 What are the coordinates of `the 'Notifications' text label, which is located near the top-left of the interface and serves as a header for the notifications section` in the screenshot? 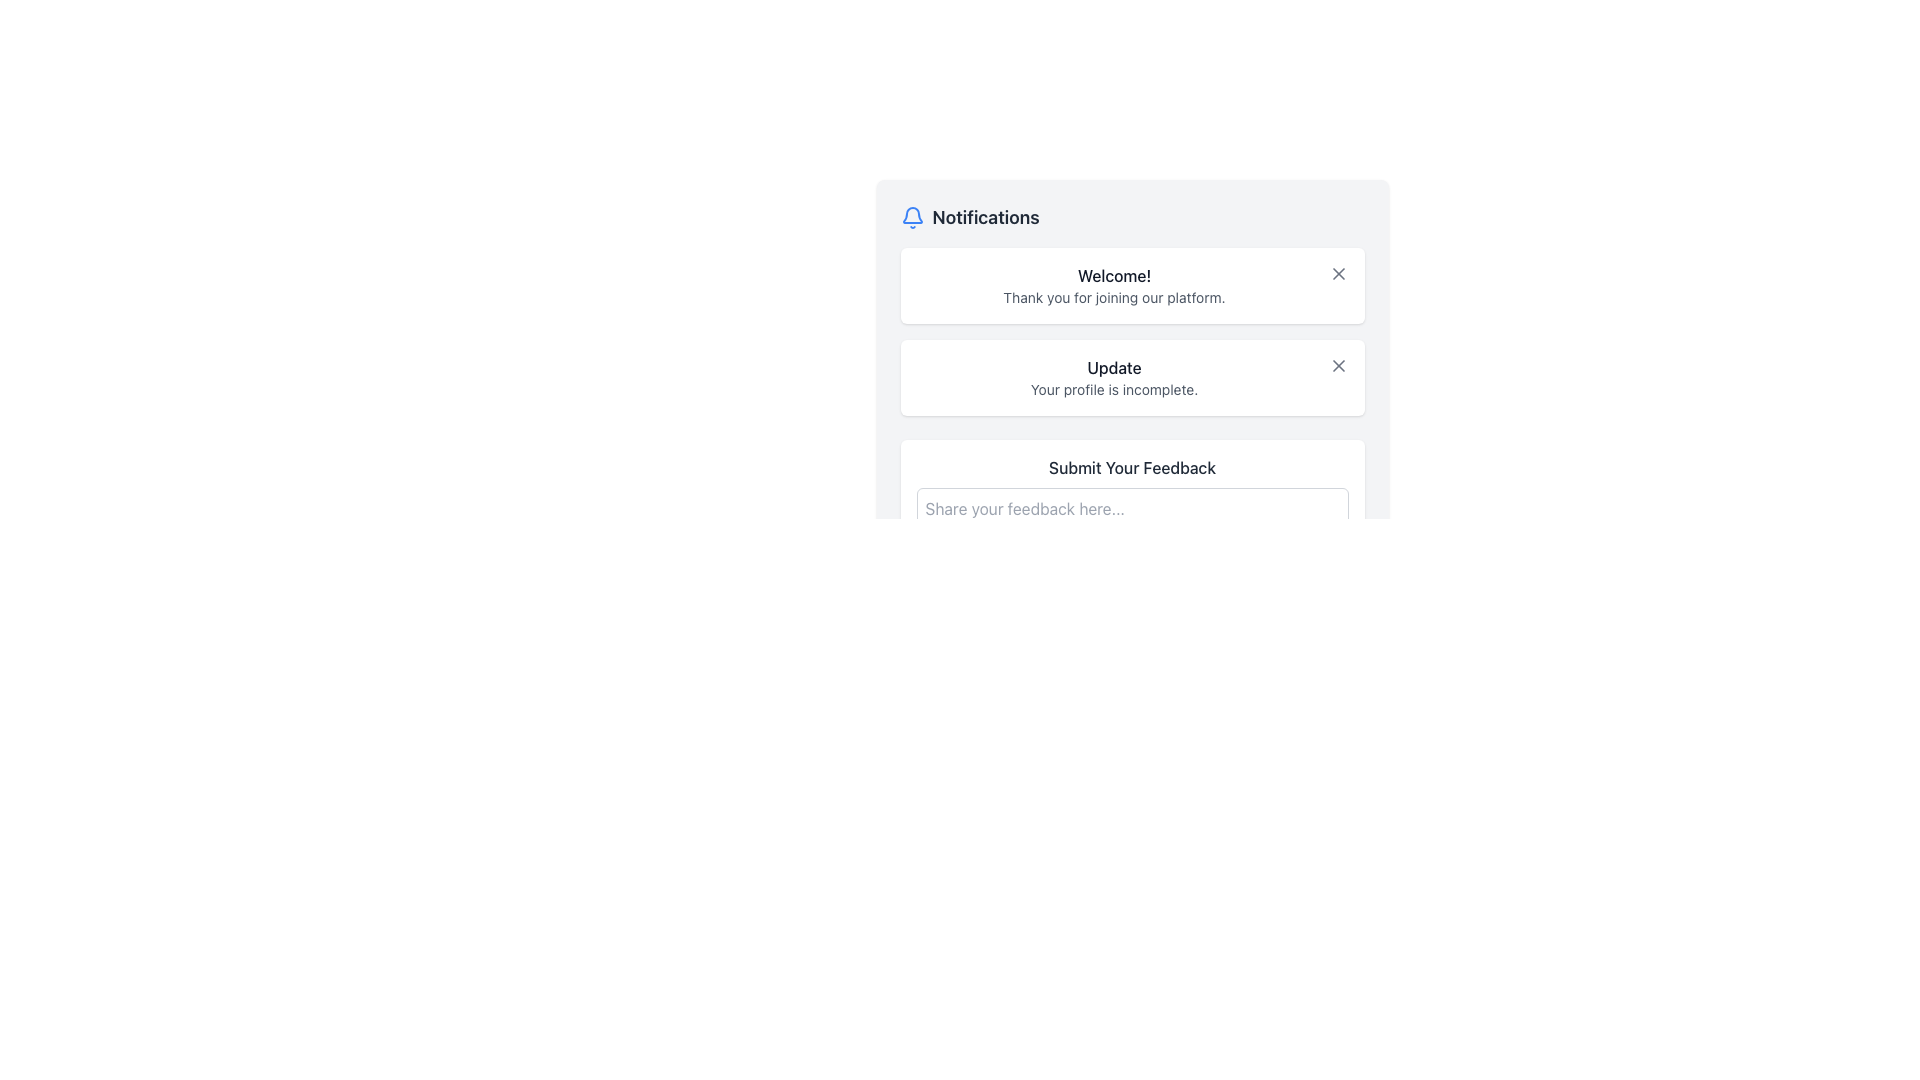 It's located at (986, 218).